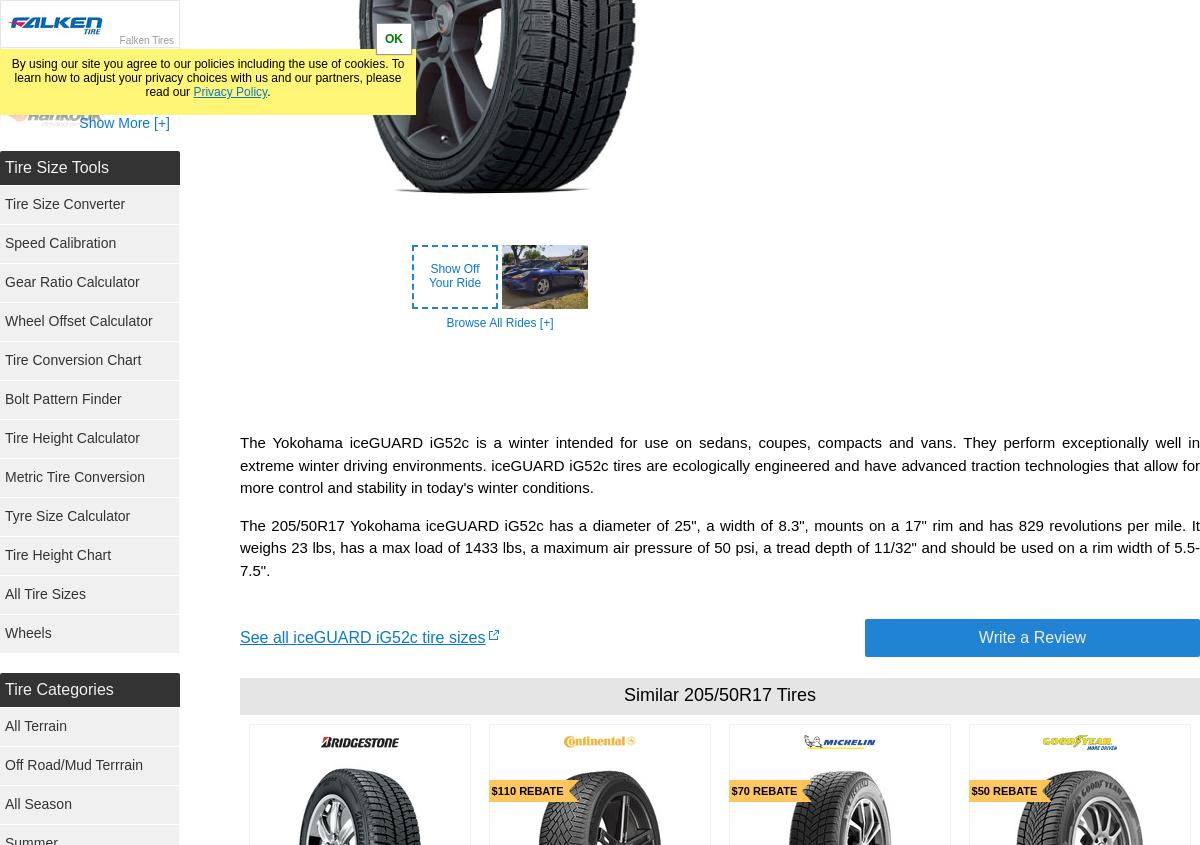 This screenshot has height=845, width=1200. What do you see at coordinates (146, 697) in the screenshot?
I see `'Maxxis Tires'` at bounding box center [146, 697].